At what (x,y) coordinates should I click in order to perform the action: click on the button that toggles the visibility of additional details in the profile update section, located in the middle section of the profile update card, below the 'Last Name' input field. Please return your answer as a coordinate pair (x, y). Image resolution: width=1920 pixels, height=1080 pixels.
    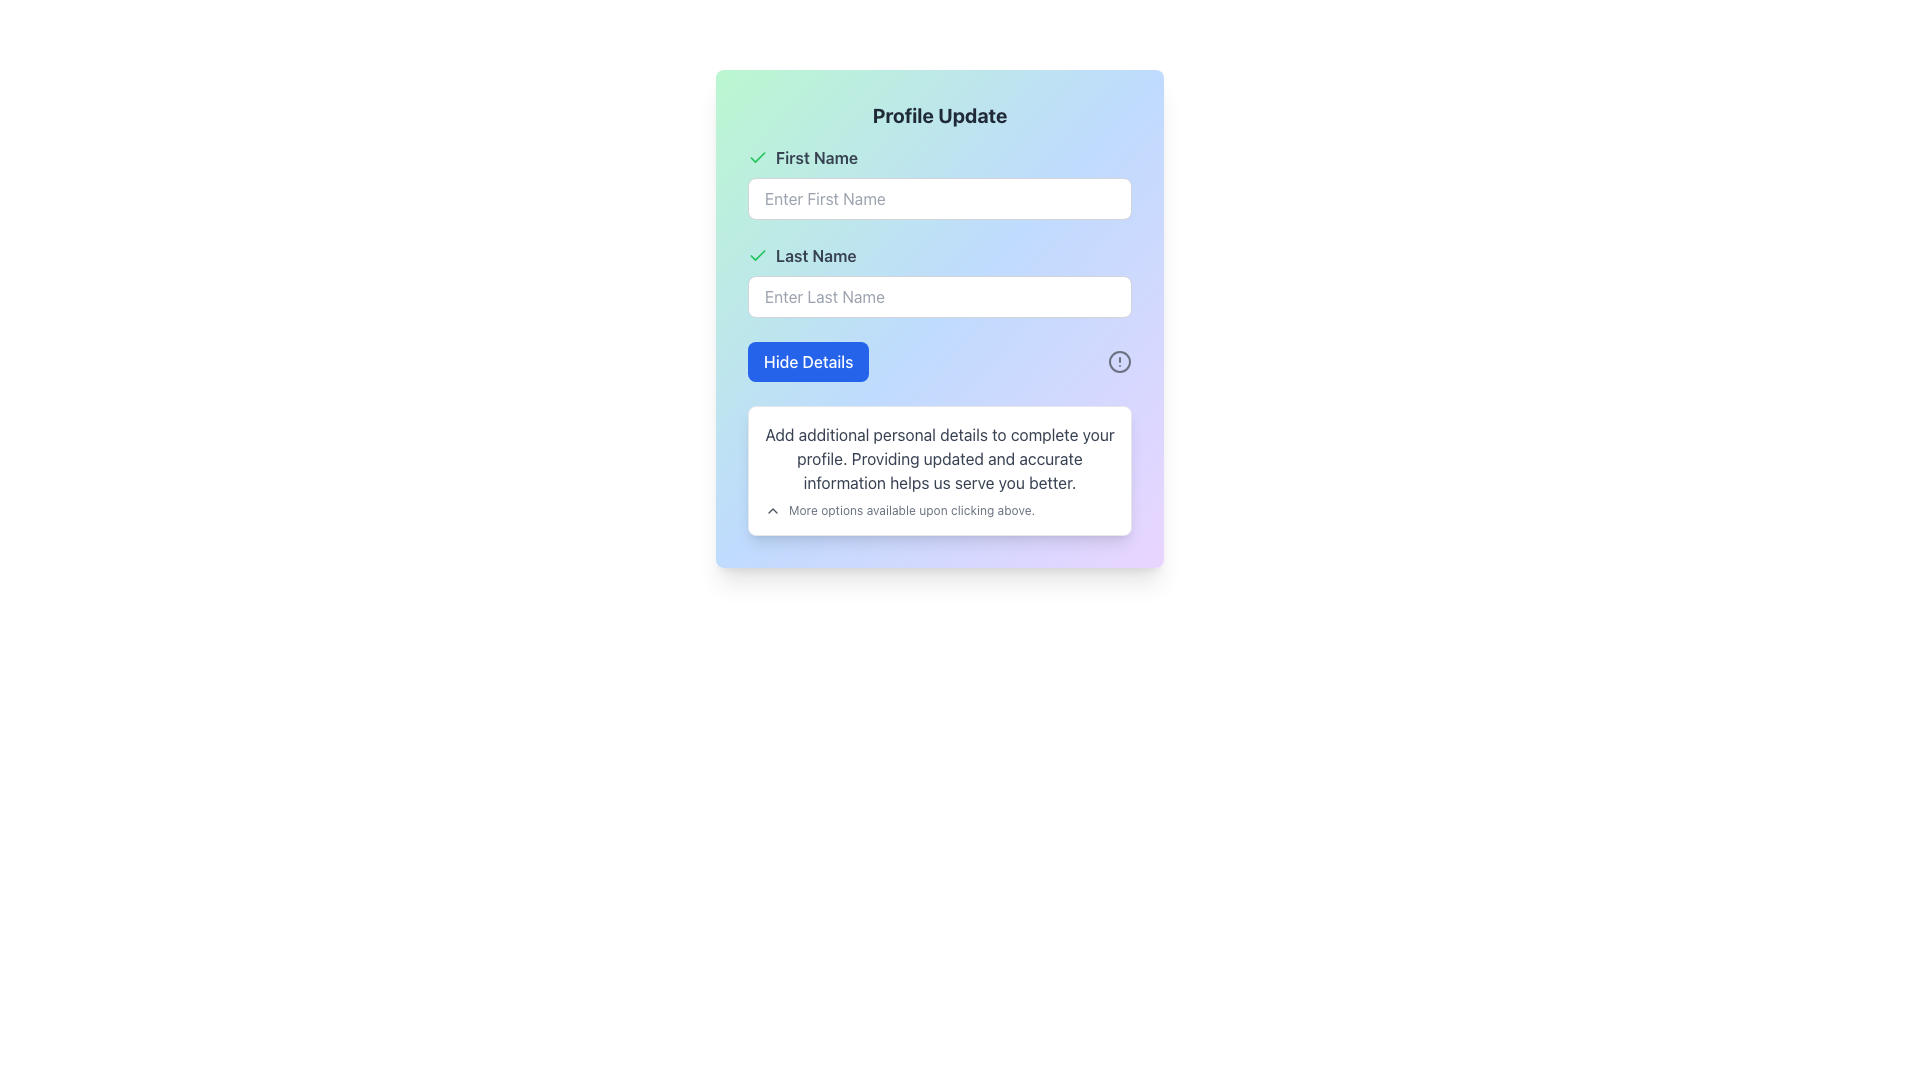
    Looking at the image, I should click on (808, 362).